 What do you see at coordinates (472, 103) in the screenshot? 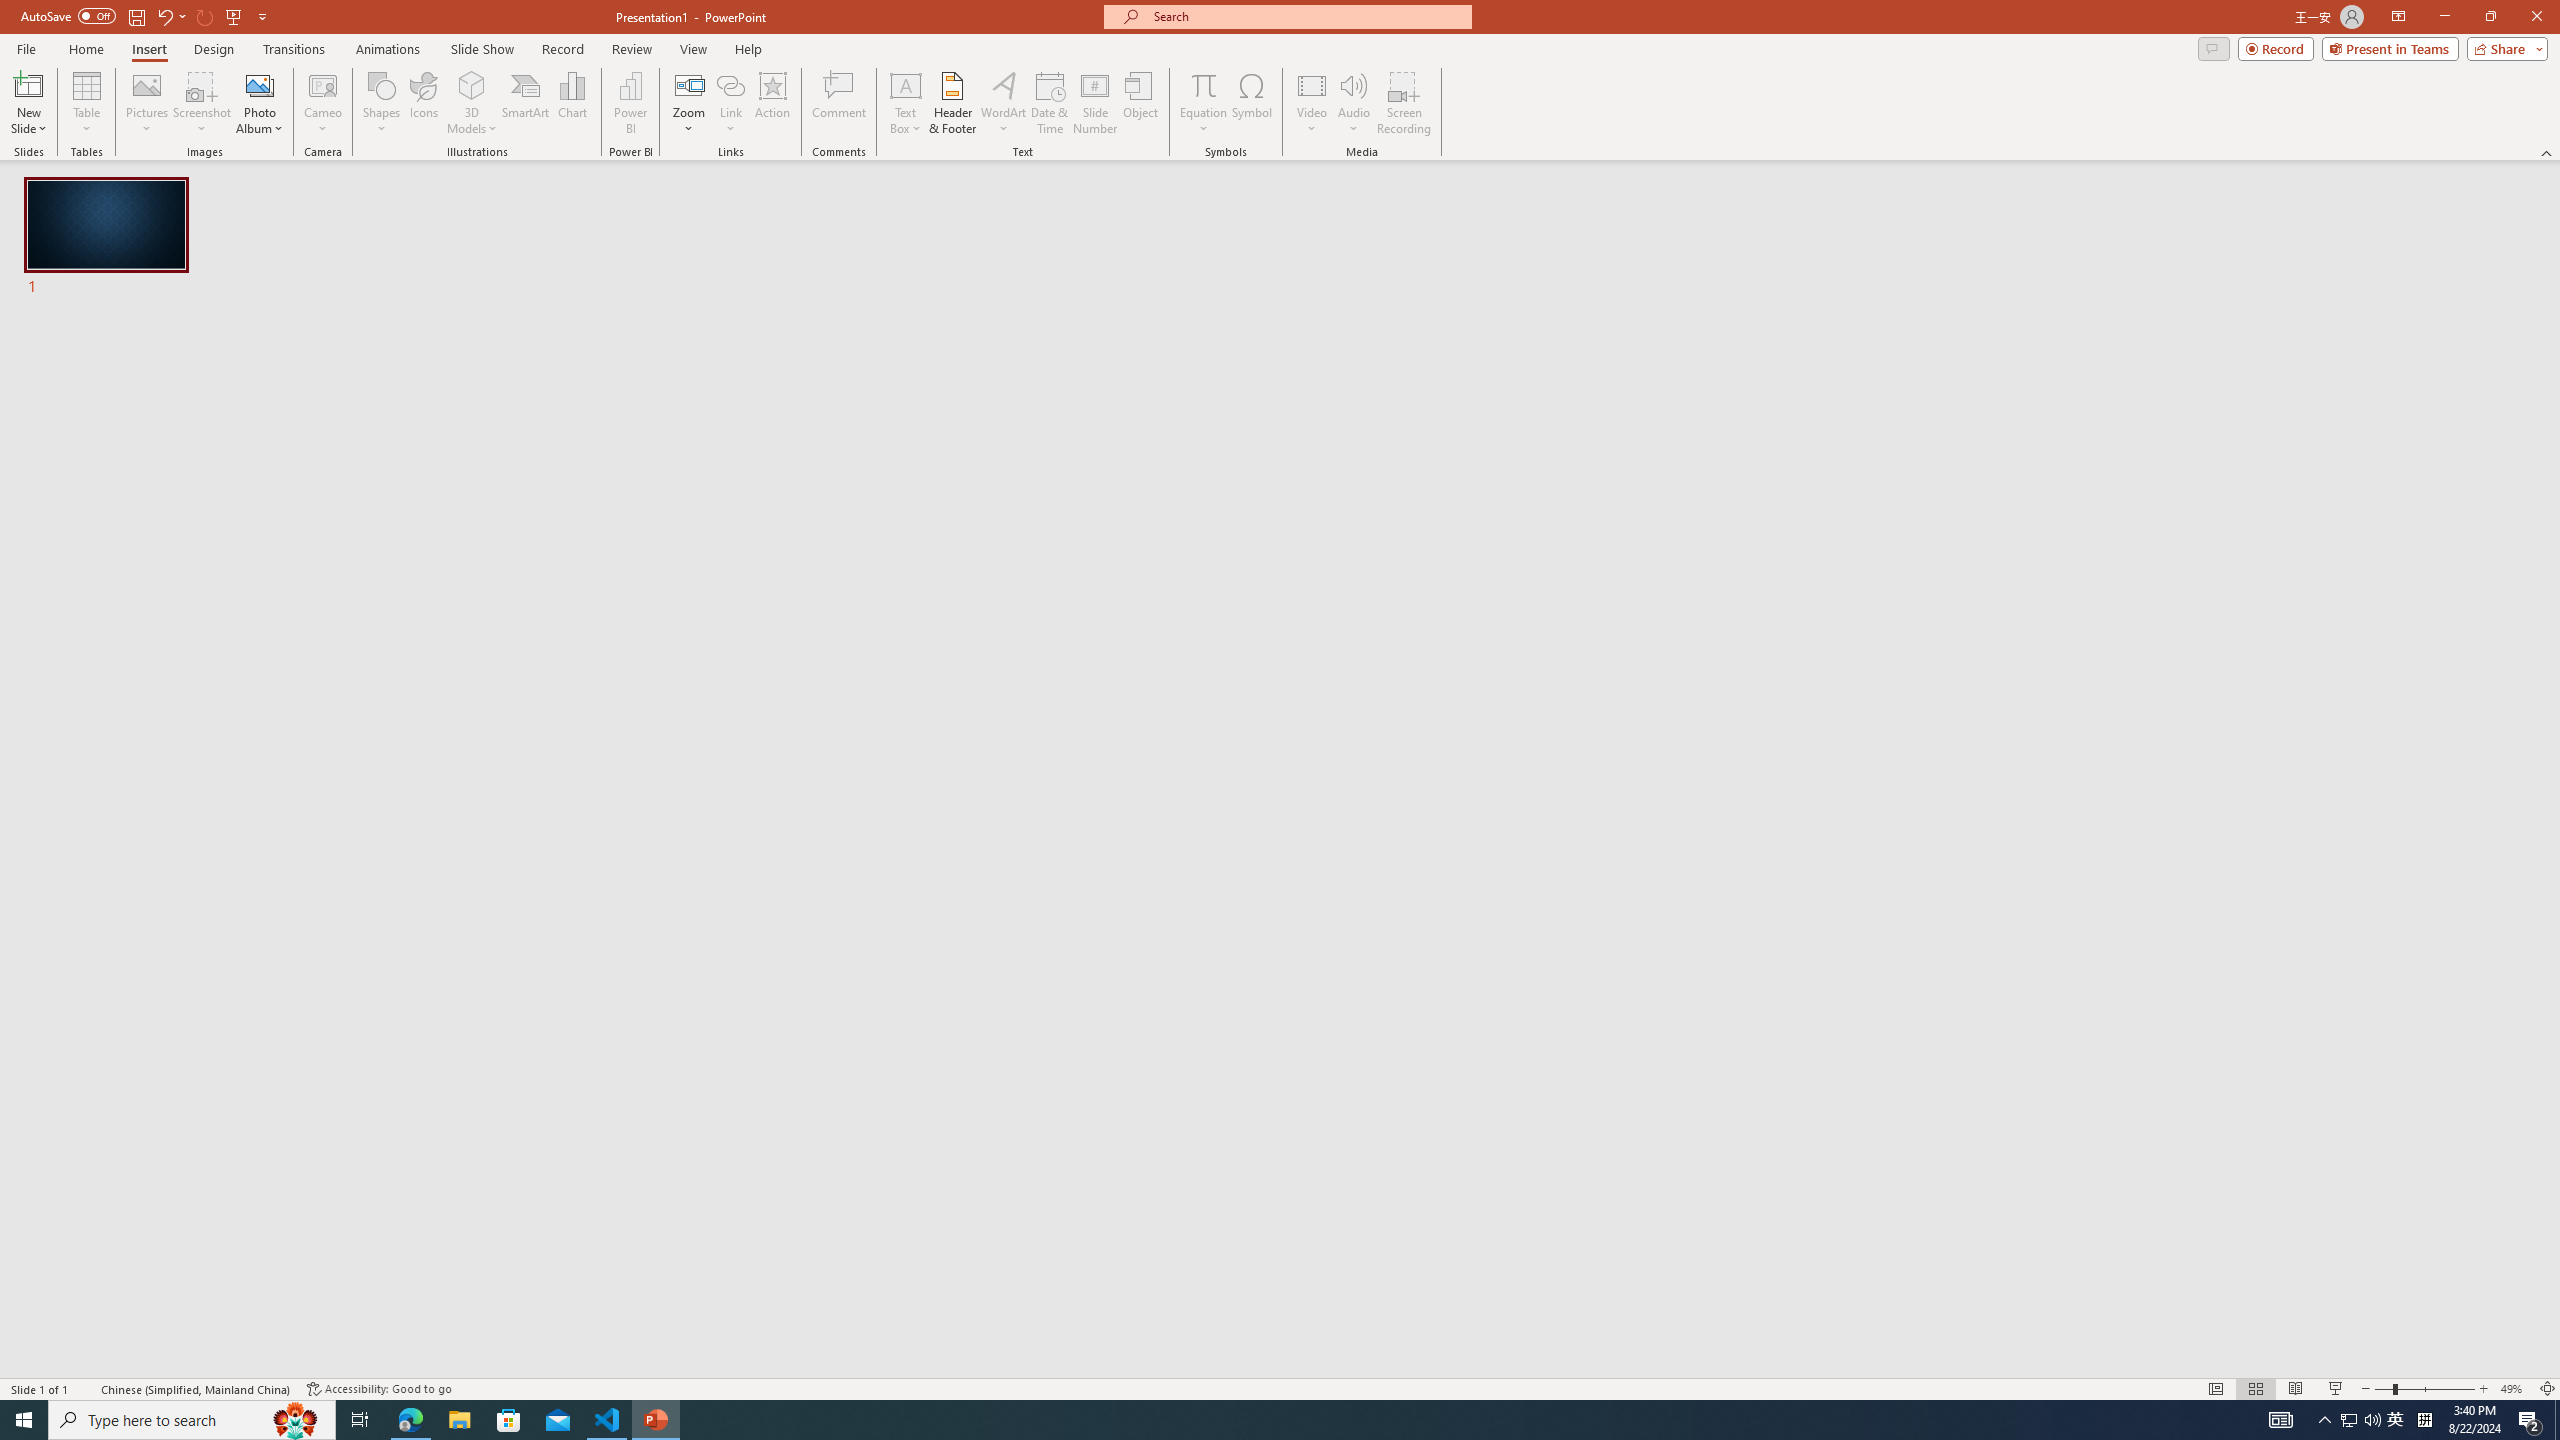
I see `'3D Models'` at bounding box center [472, 103].